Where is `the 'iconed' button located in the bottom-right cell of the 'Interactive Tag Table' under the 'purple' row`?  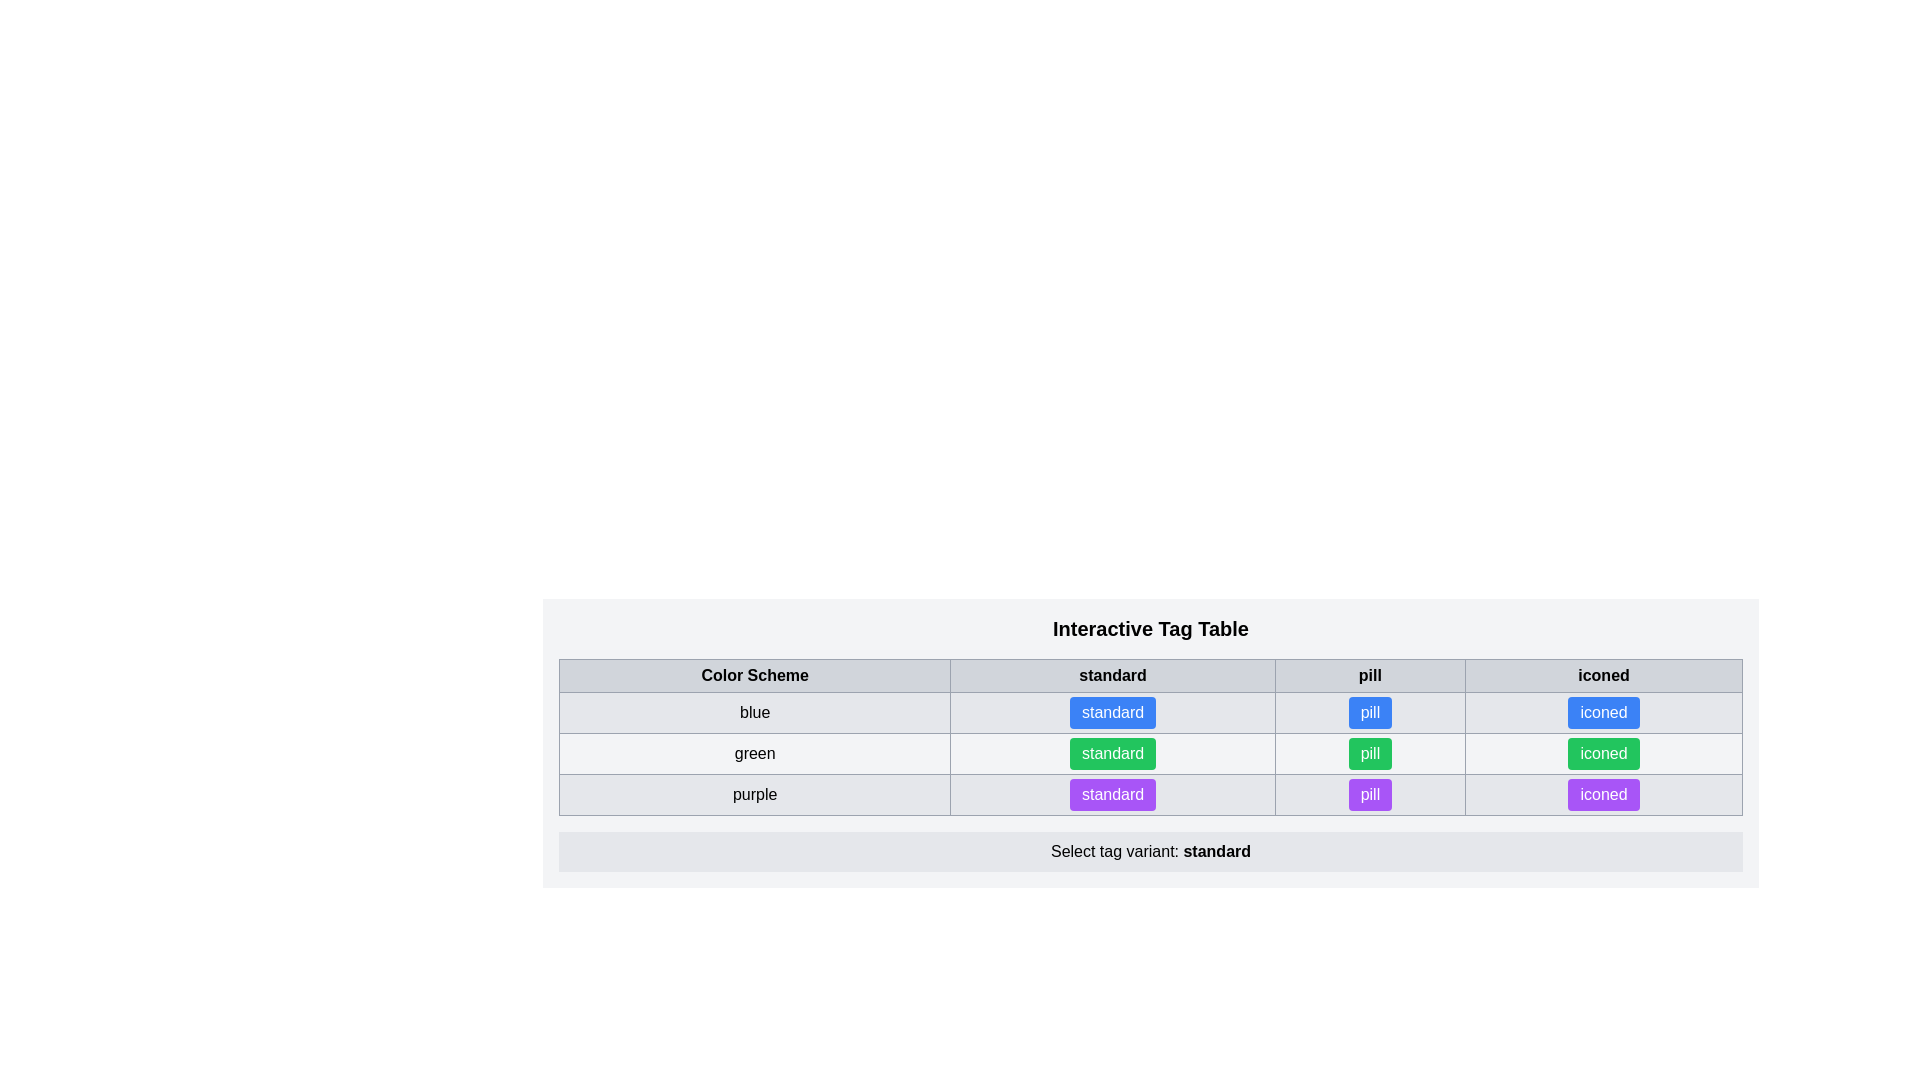
the 'iconed' button located in the bottom-right cell of the 'Interactive Tag Table' under the 'purple' row is located at coordinates (1603, 793).